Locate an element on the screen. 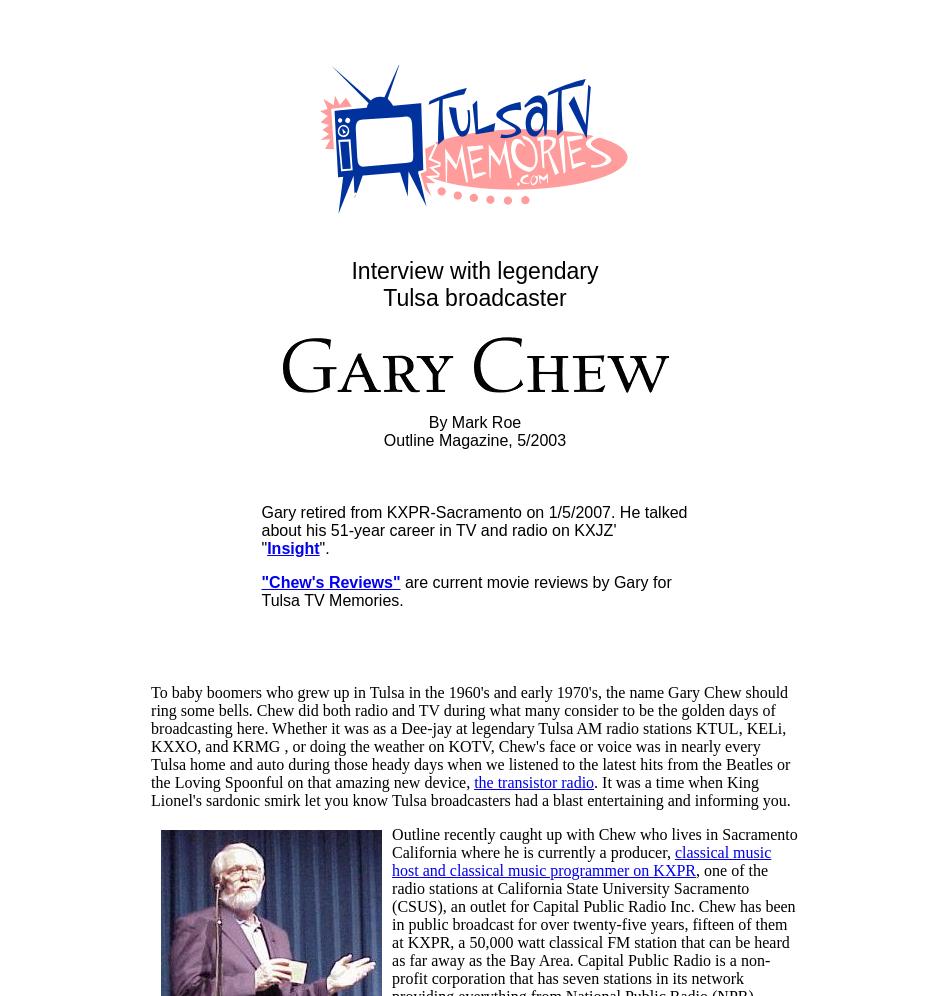 The image size is (950, 996). '"Chew's Reviews"' is located at coordinates (329, 582).